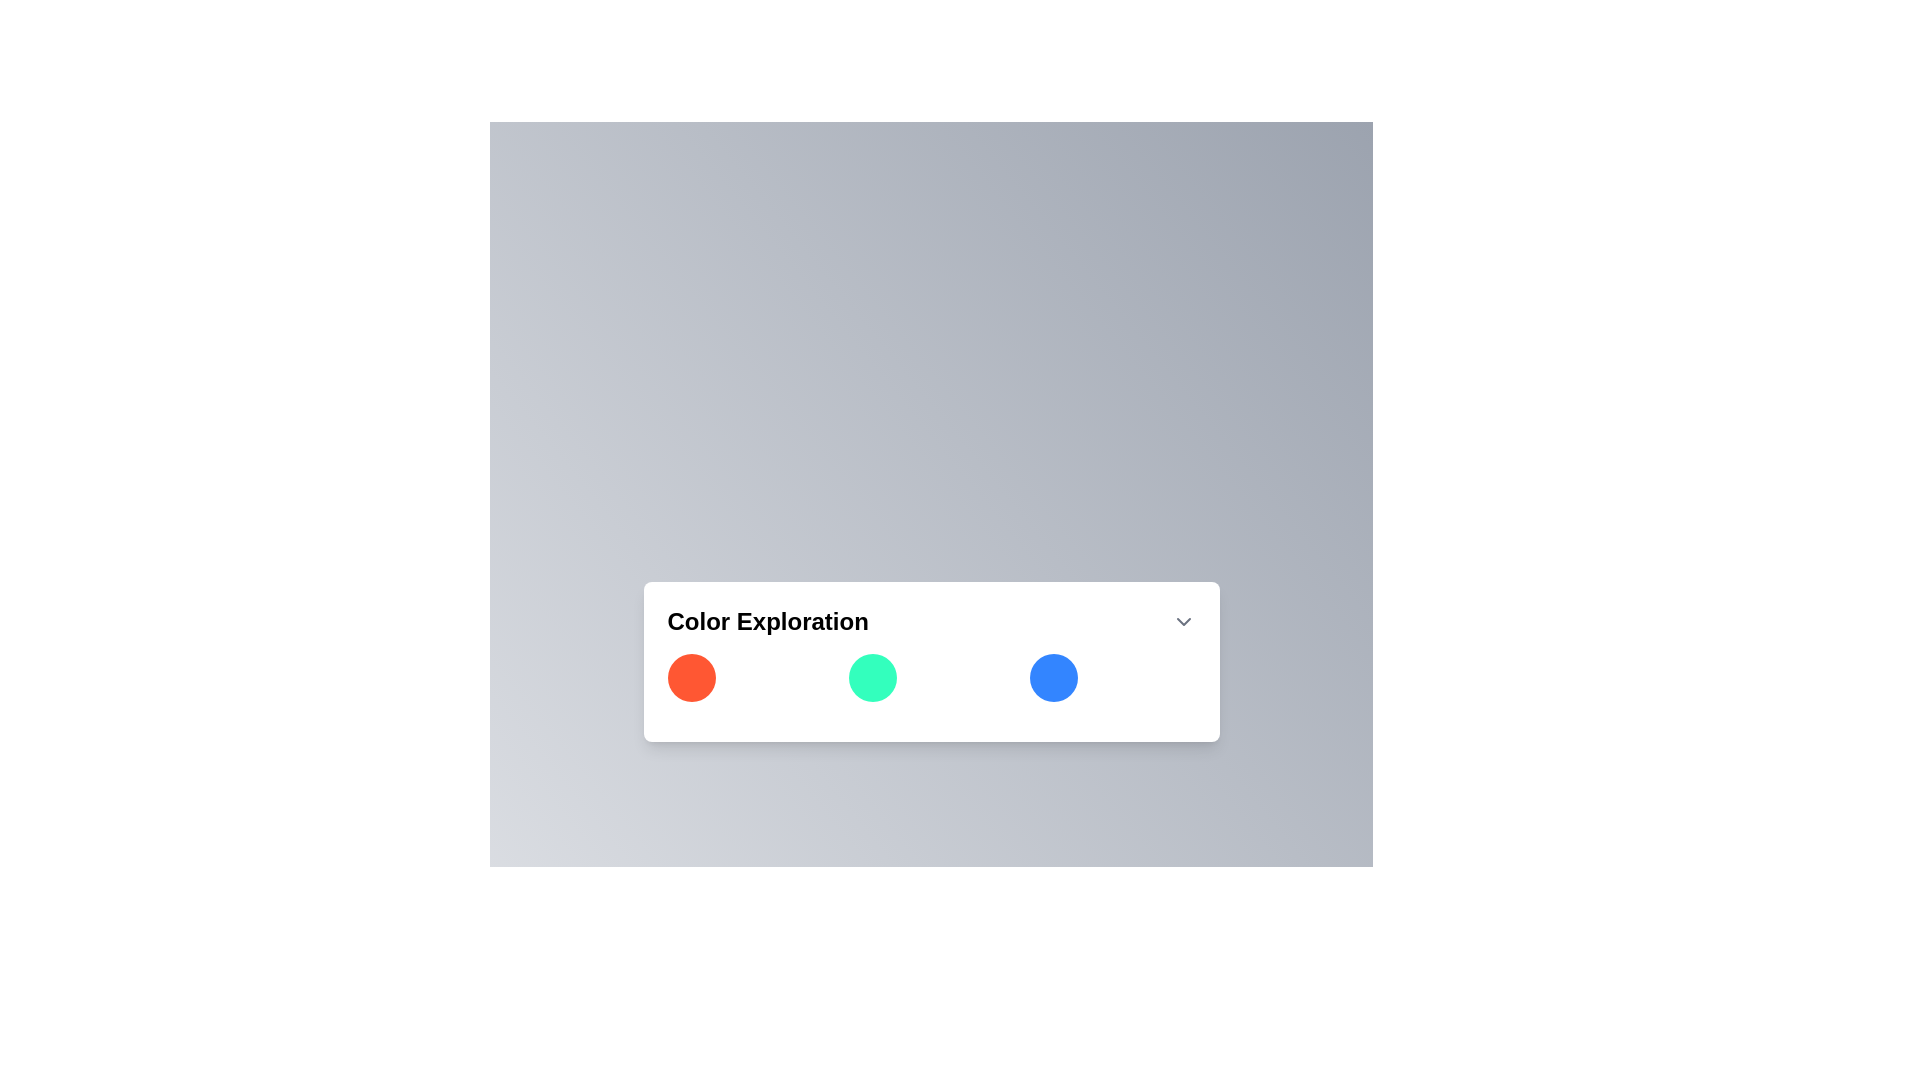 The width and height of the screenshot is (1920, 1080). Describe the element at coordinates (1053, 677) in the screenshot. I see `the distinctive vibrant blue circular button located under the 'Color Exploration' title` at that location.